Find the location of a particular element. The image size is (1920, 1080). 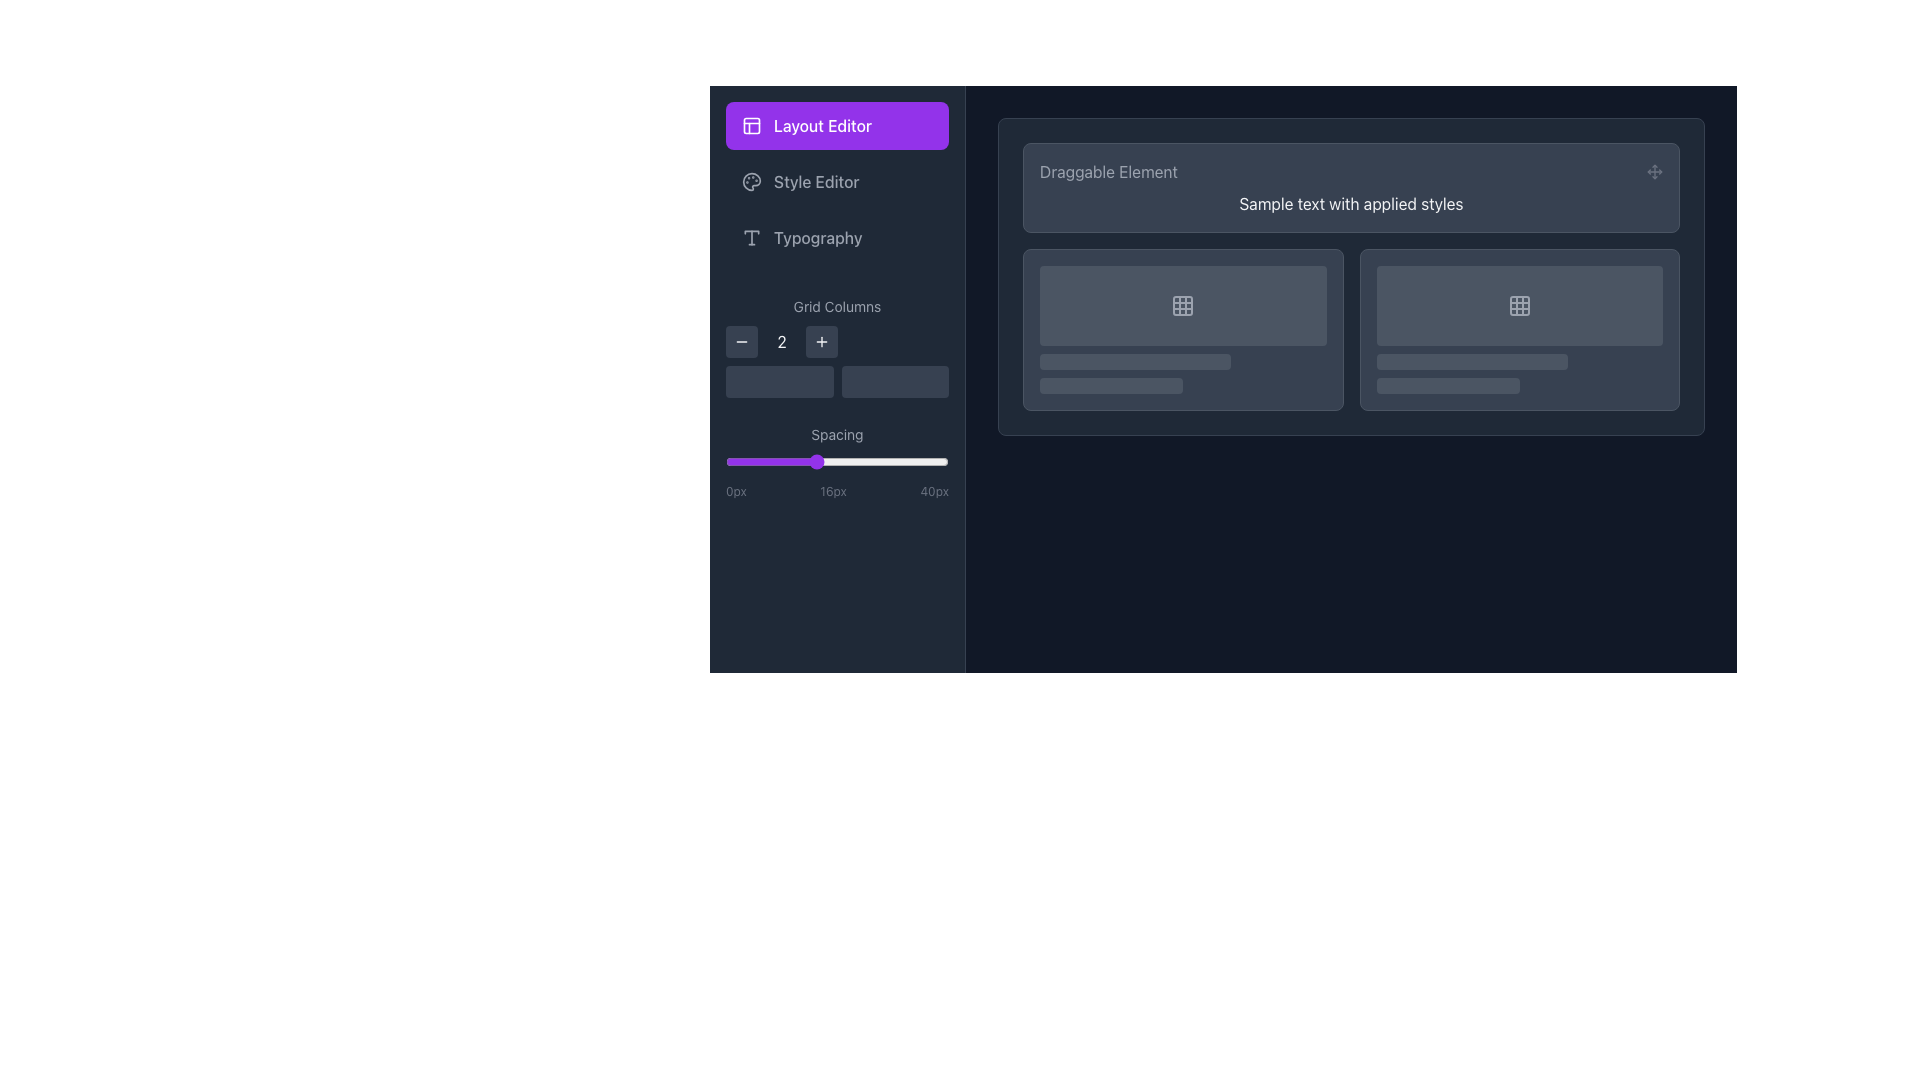

the Navigation item labeled 'Typography', which is the third item in the vertical list of navigation options, to trigger a background change is located at coordinates (837, 237).